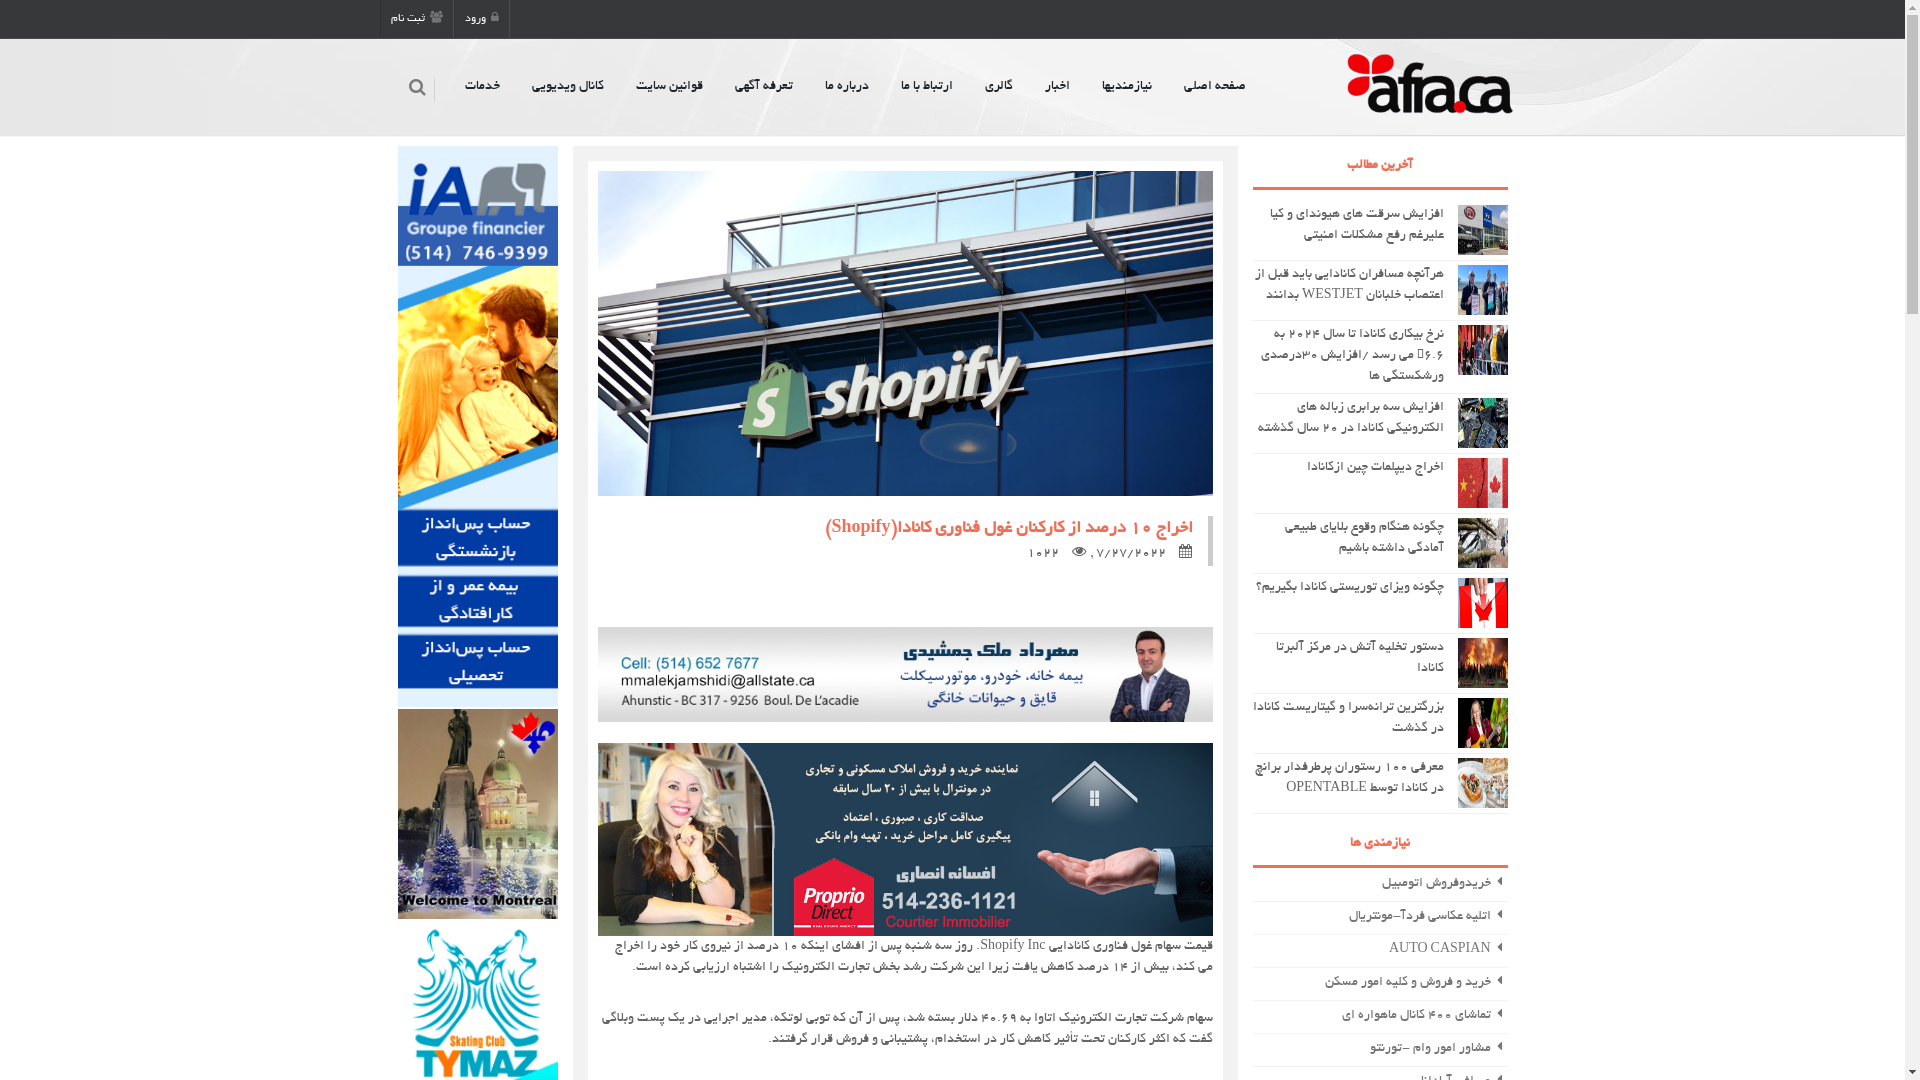 The height and width of the screenshot is (1080, 1920). Describe the element at coordinates (1378, 950) in the screenshot. I see `'  AUTO CASPIAN'` at that location.